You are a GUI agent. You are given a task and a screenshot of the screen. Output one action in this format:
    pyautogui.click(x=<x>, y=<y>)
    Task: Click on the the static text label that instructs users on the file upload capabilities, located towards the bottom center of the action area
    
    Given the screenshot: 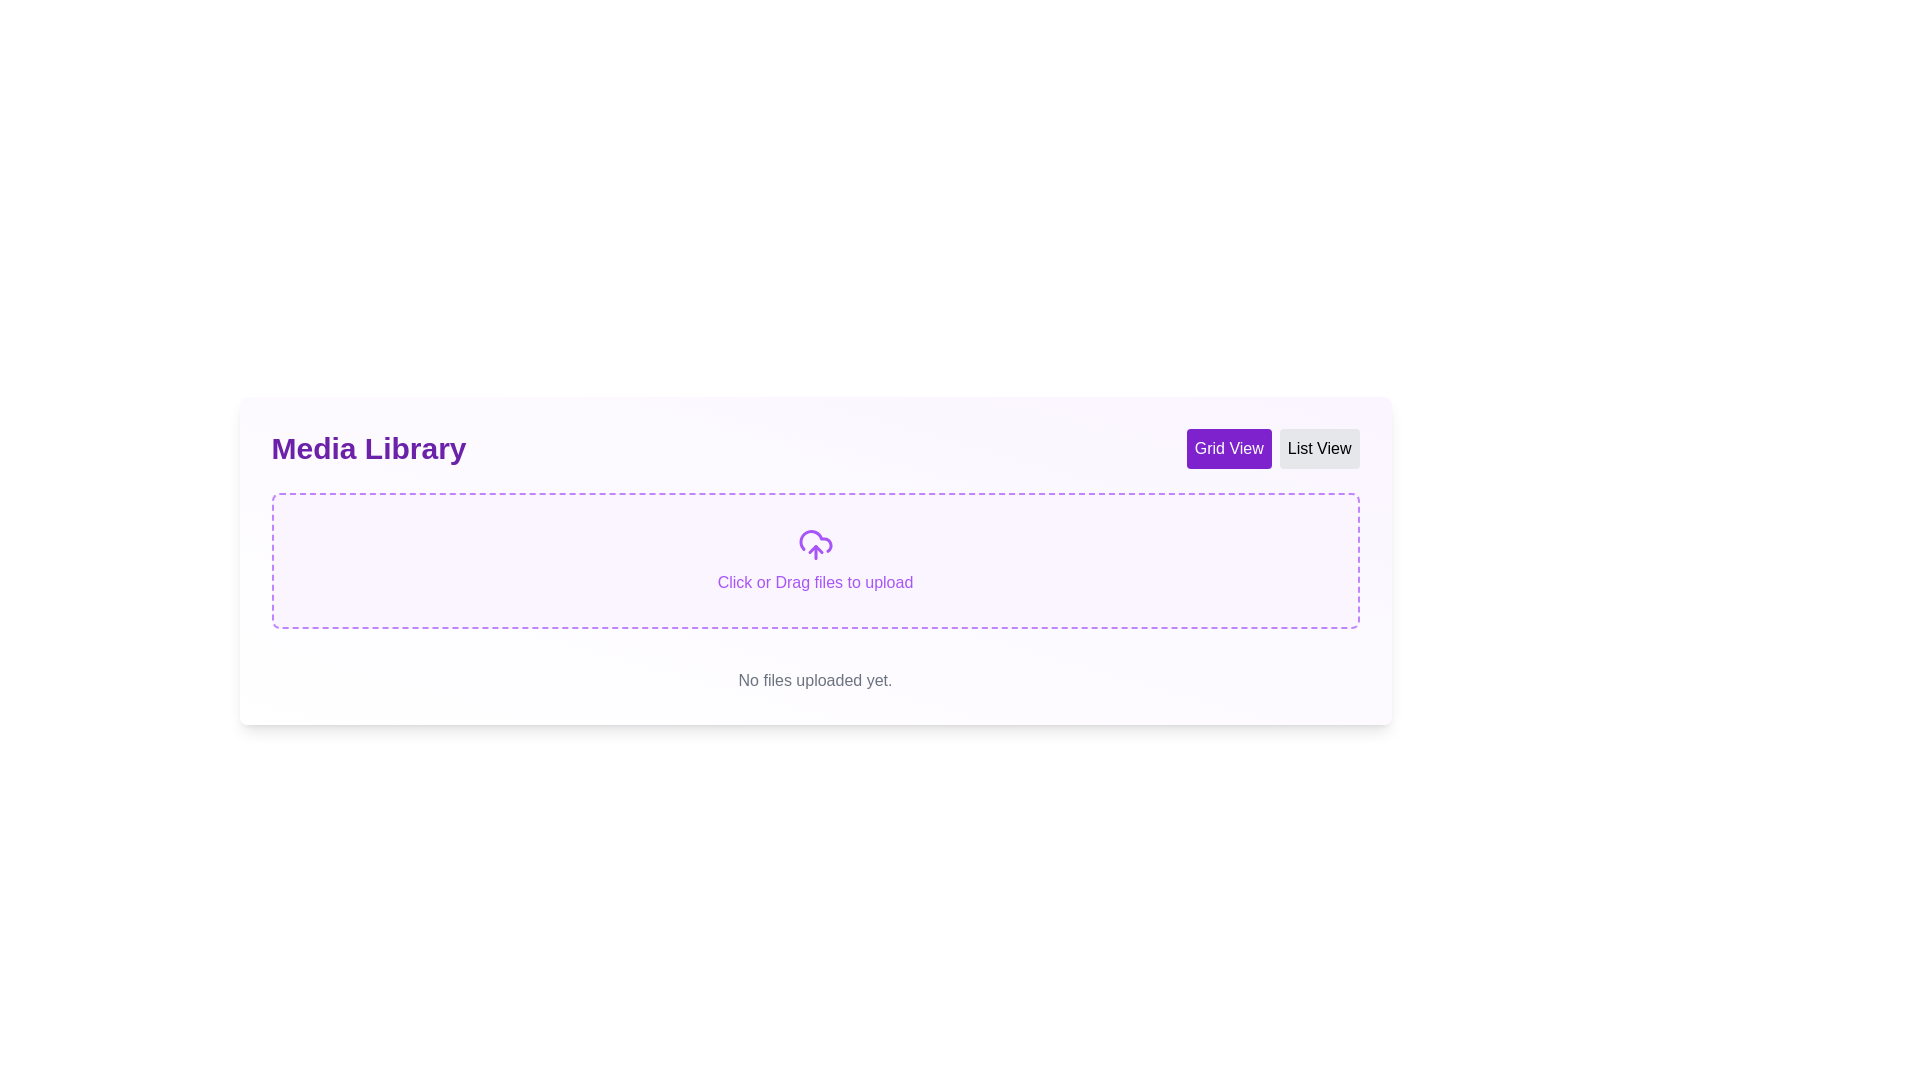 What is the action you would take?
    pyautogui.click(x=815, y=582)
    